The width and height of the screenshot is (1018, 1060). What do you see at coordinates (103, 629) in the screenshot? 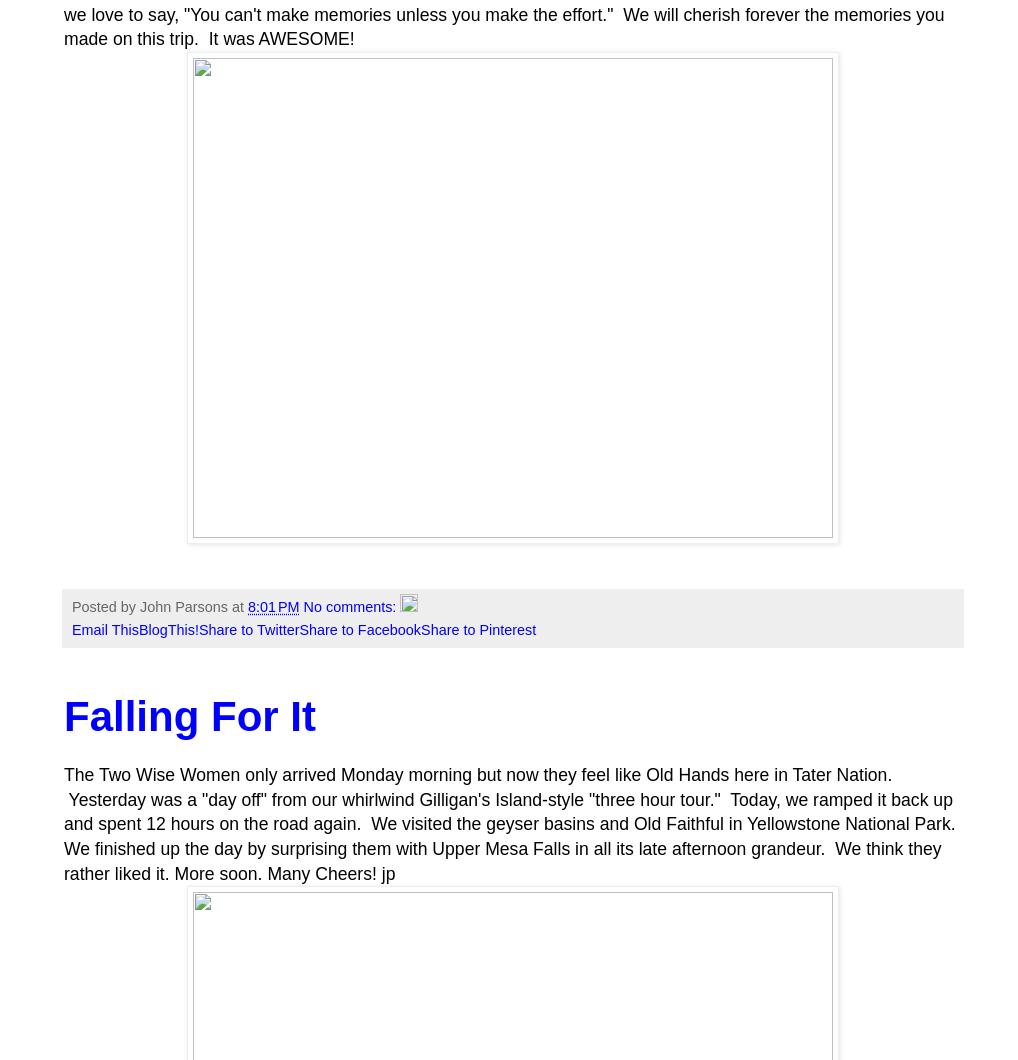
I see `'Email This'` at bounding box center [103, 629].